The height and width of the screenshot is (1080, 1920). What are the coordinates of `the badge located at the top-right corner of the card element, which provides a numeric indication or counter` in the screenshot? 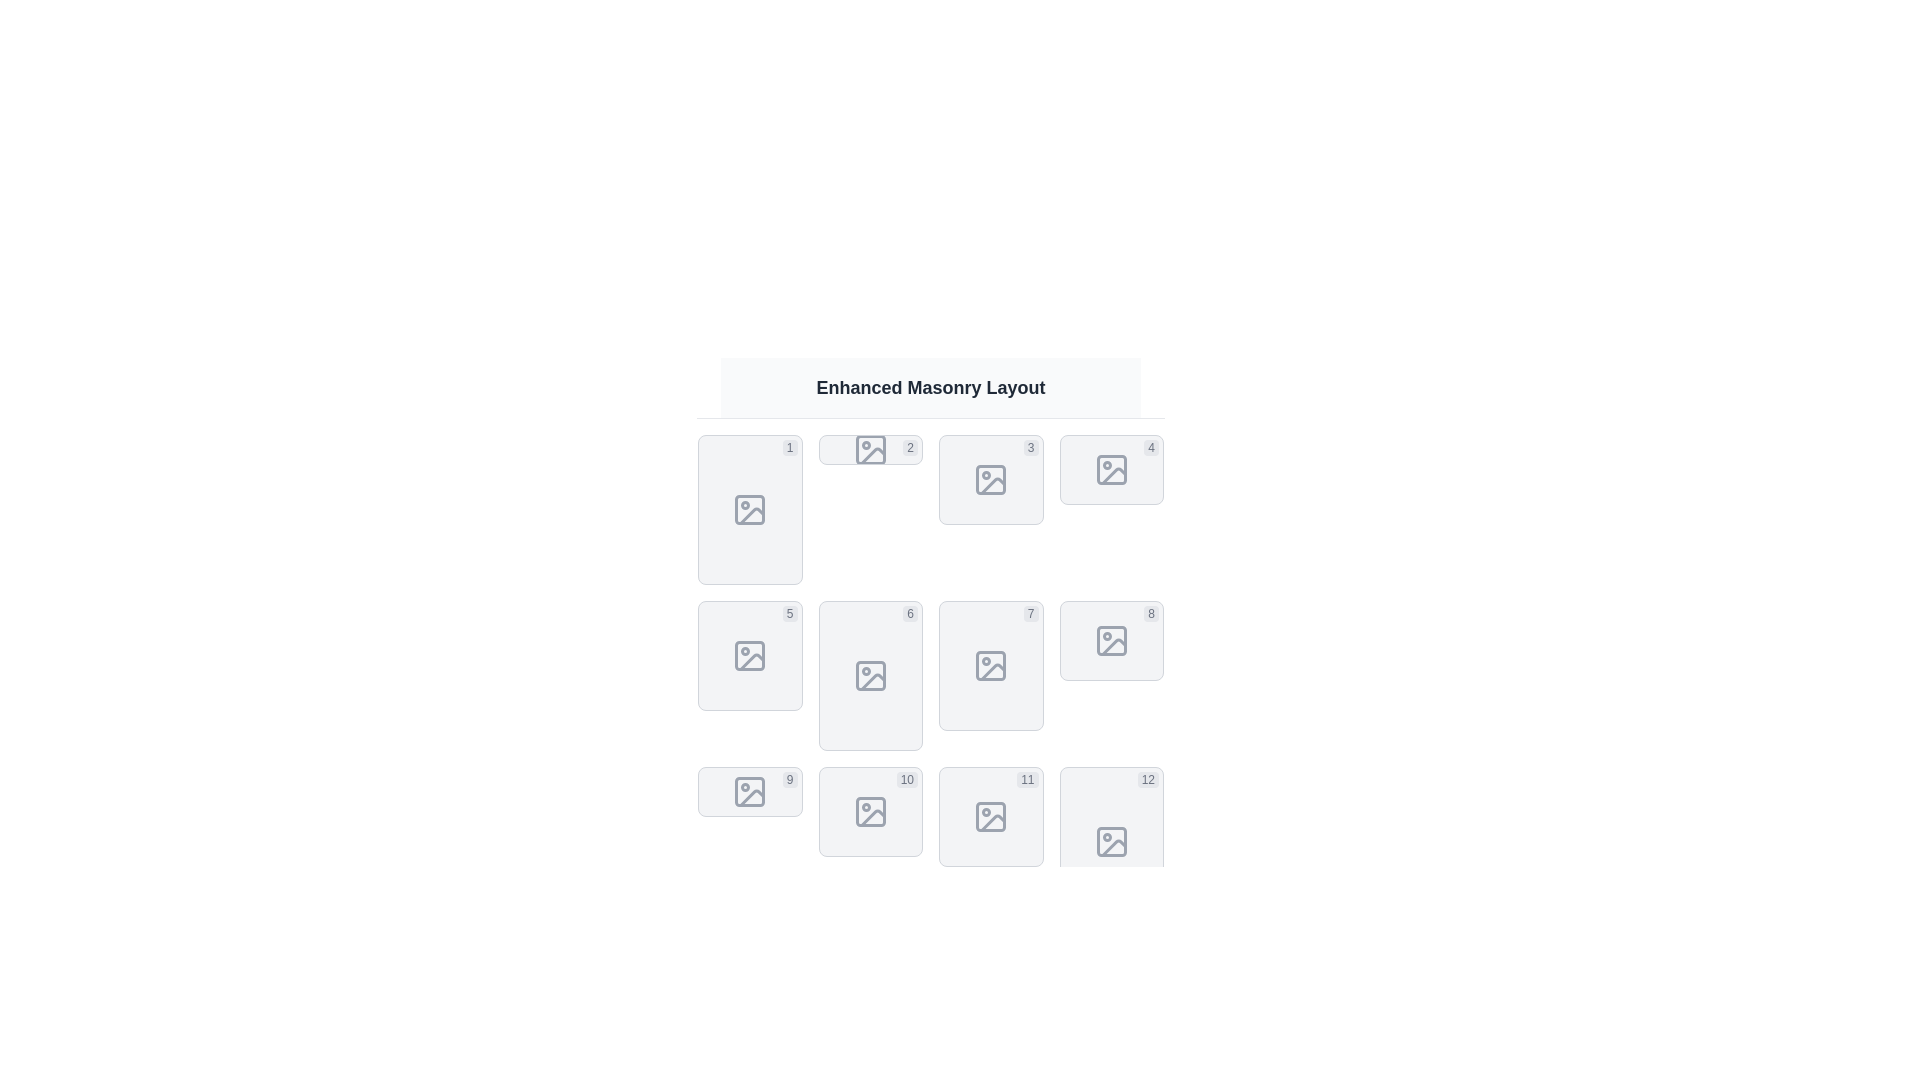 It's located at (789, 778).